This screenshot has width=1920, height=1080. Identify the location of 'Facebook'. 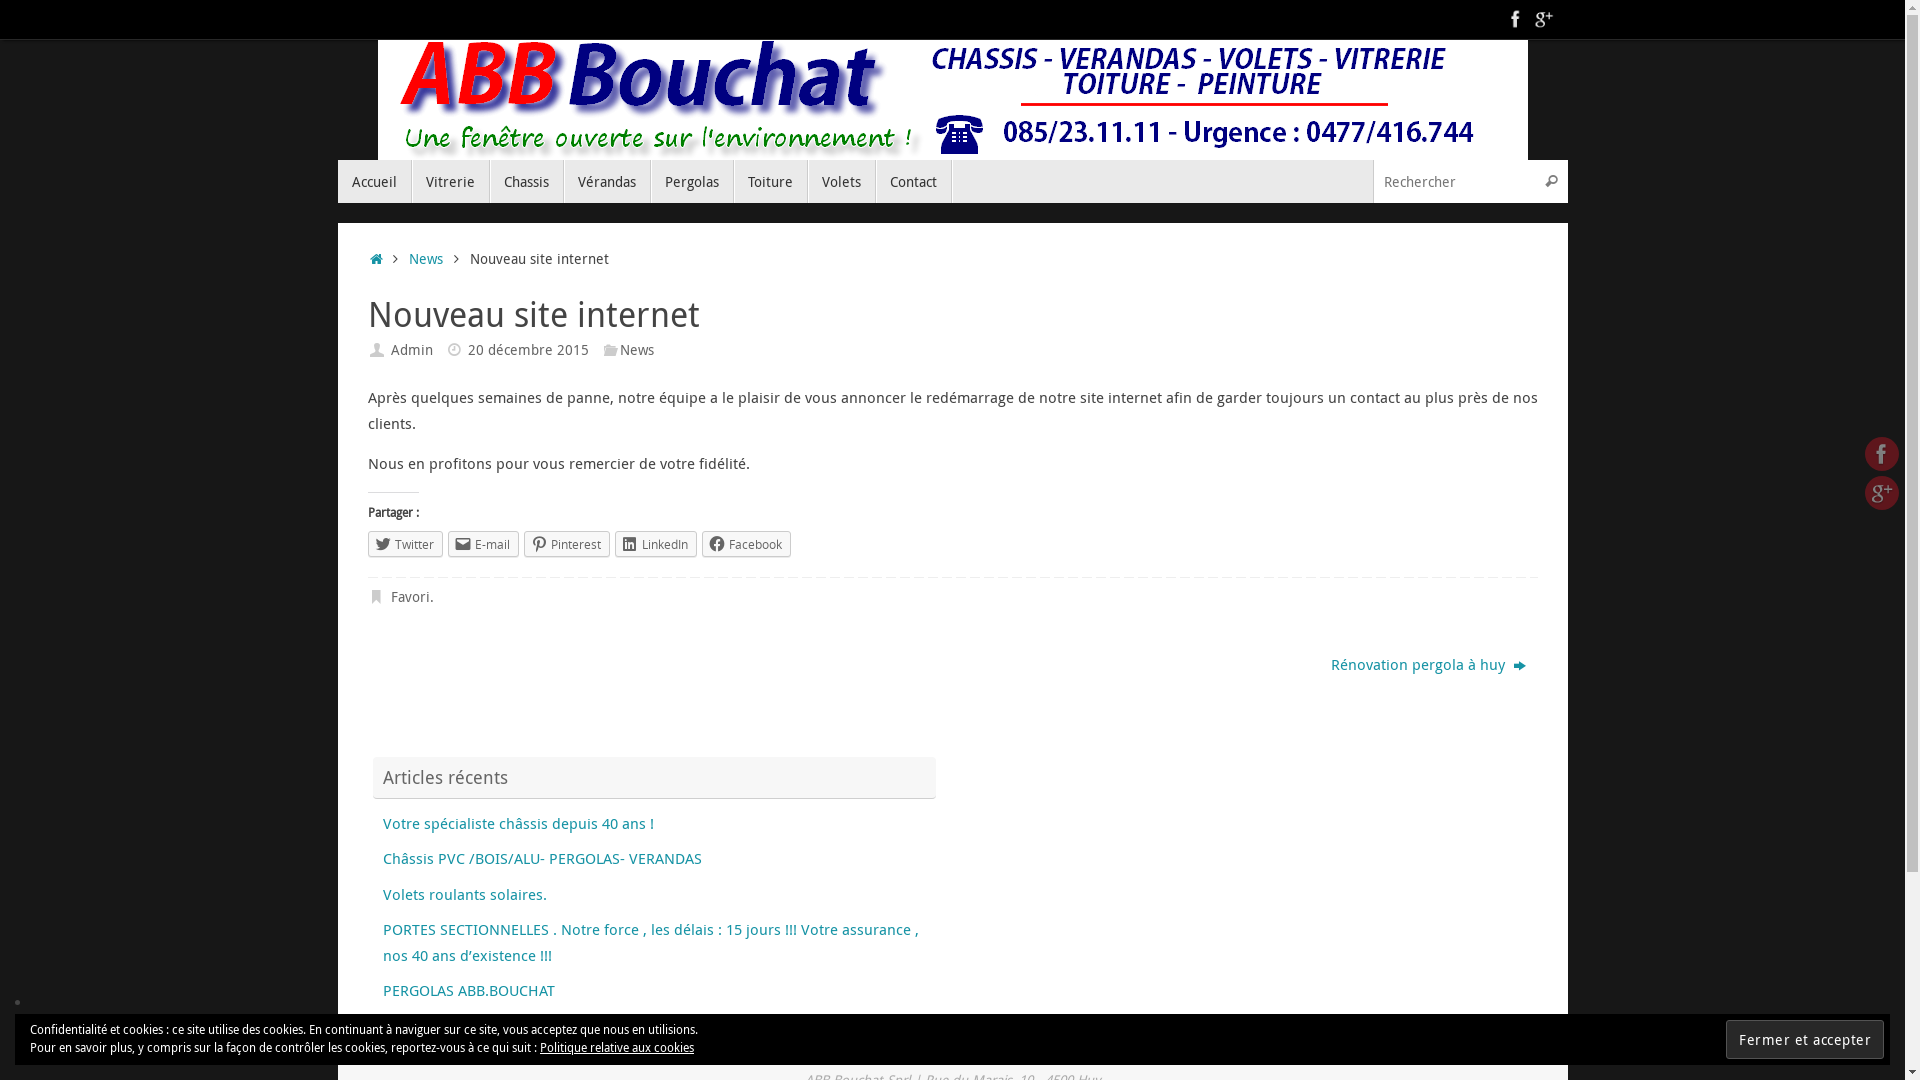
(701, 543).